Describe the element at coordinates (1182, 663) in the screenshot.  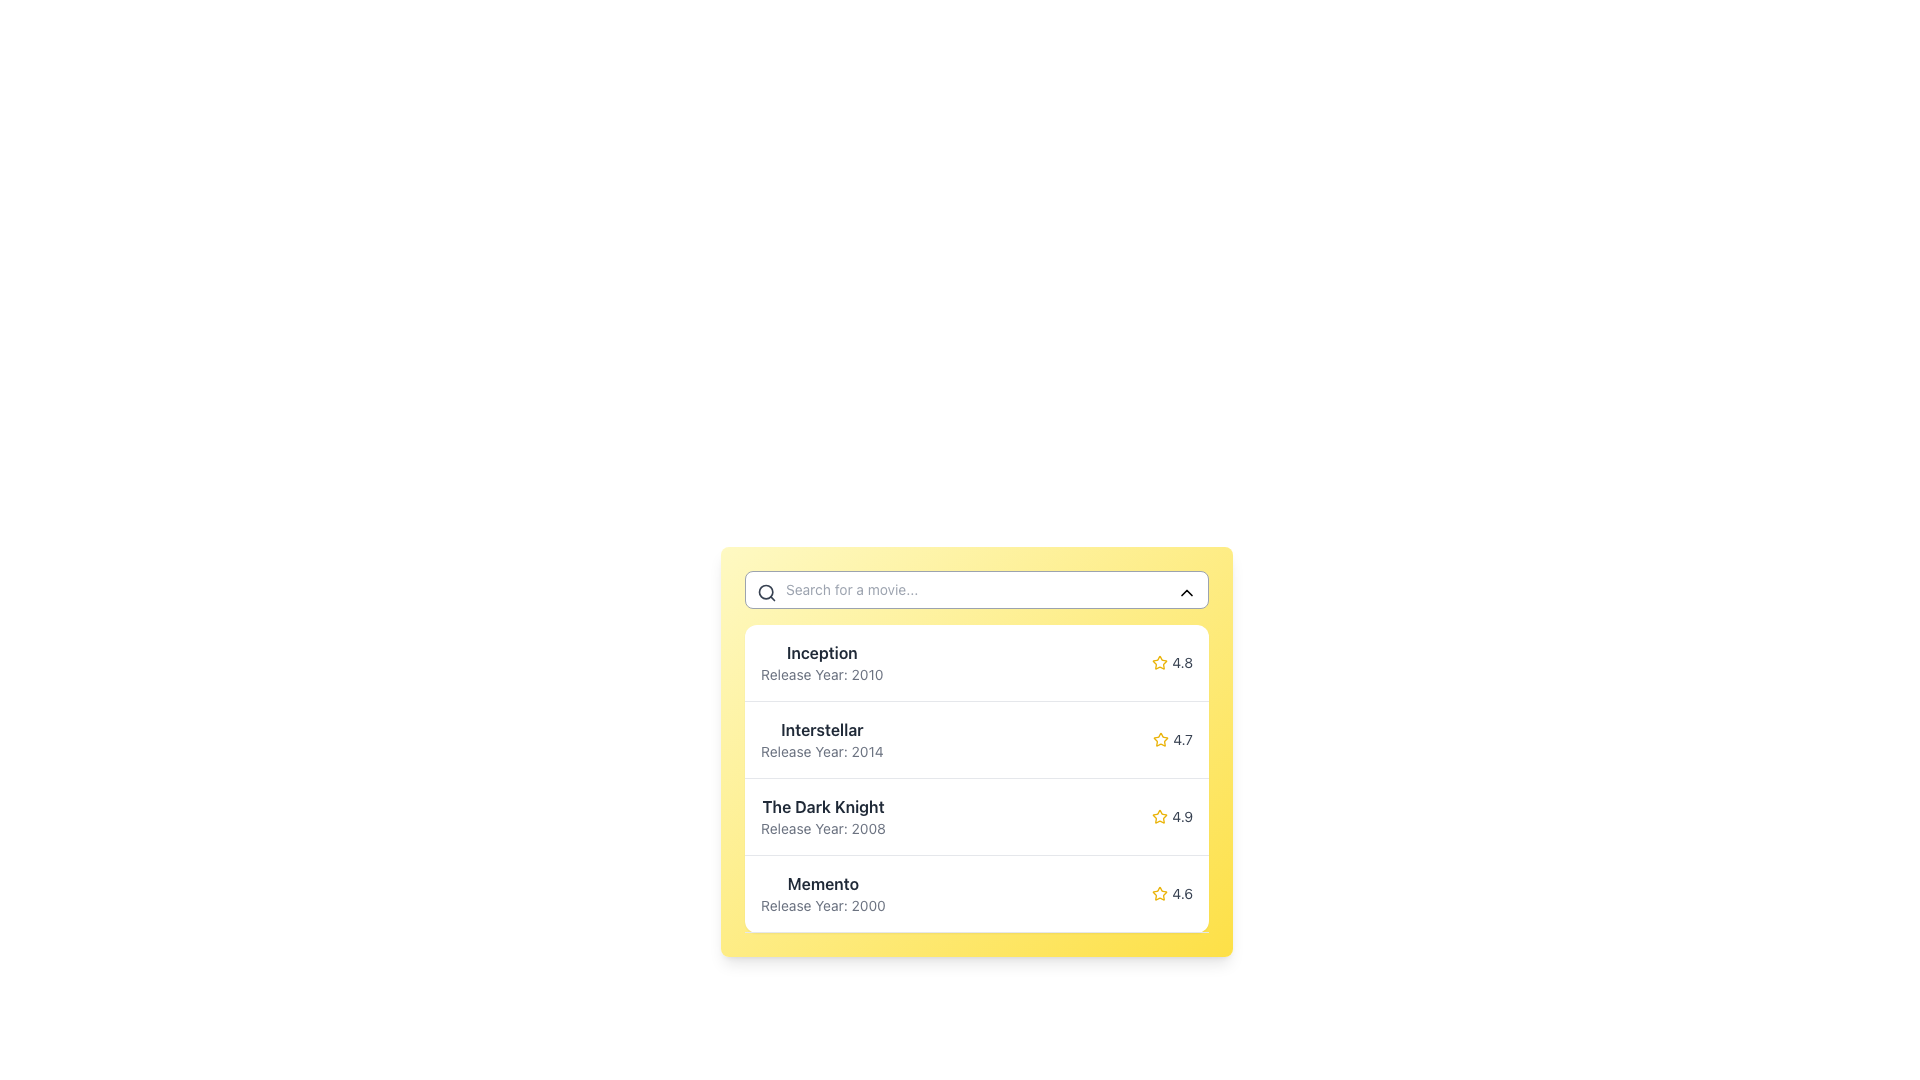
I see `the text label displaying the rating score '4.8', which is styled in gray and positioned near the yellow star icon associated with the movie 'Inception'` at that location.